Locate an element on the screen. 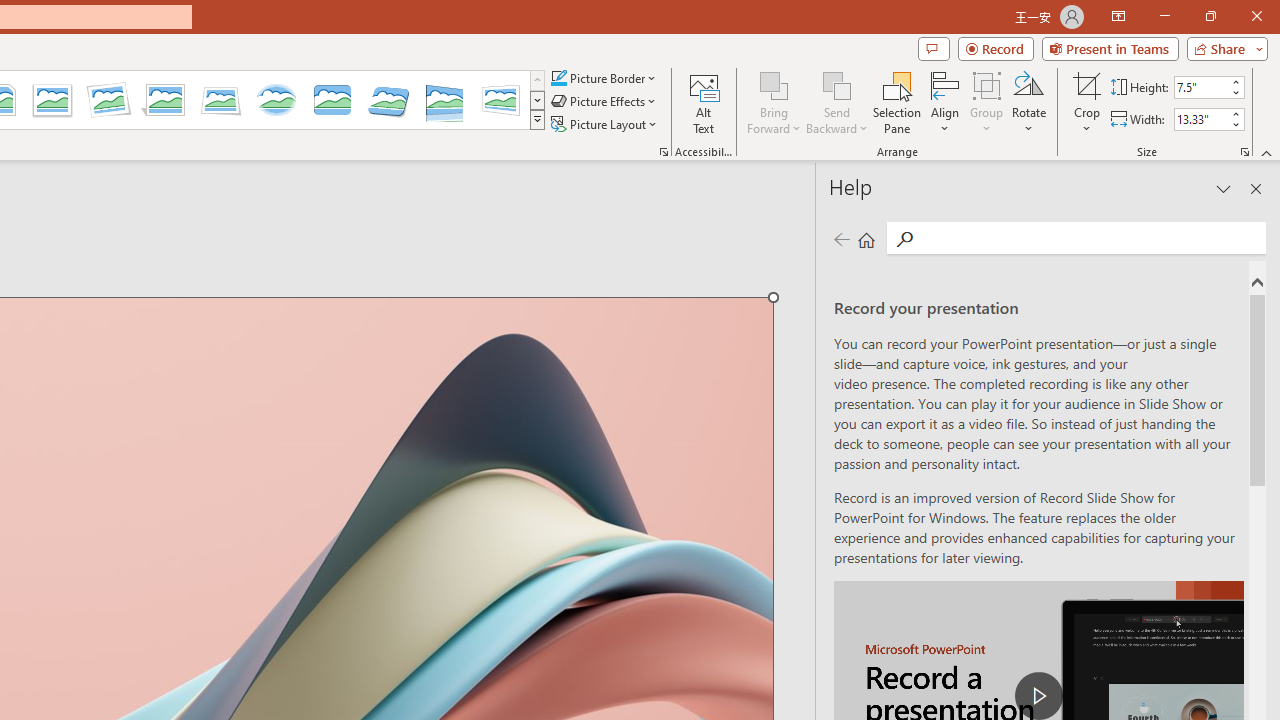 The height and width of the screenshot is (720, 1280). 'Send Backward' is located at coordinates (837, 103).